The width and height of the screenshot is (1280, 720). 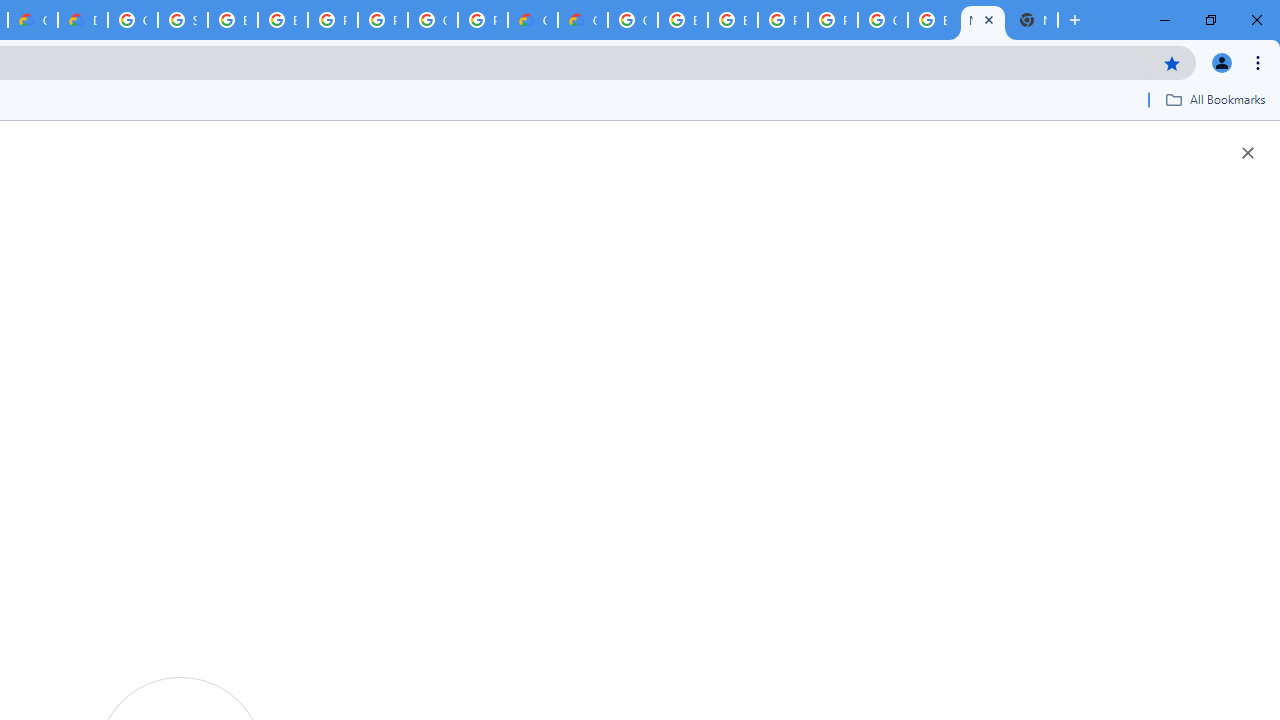 What do you see at coordinates (232, 20) in the screenshot?
I see `'Browse Chrome as a guest - Computer - Google Chrome Help'` at bounding box center [232, 20].